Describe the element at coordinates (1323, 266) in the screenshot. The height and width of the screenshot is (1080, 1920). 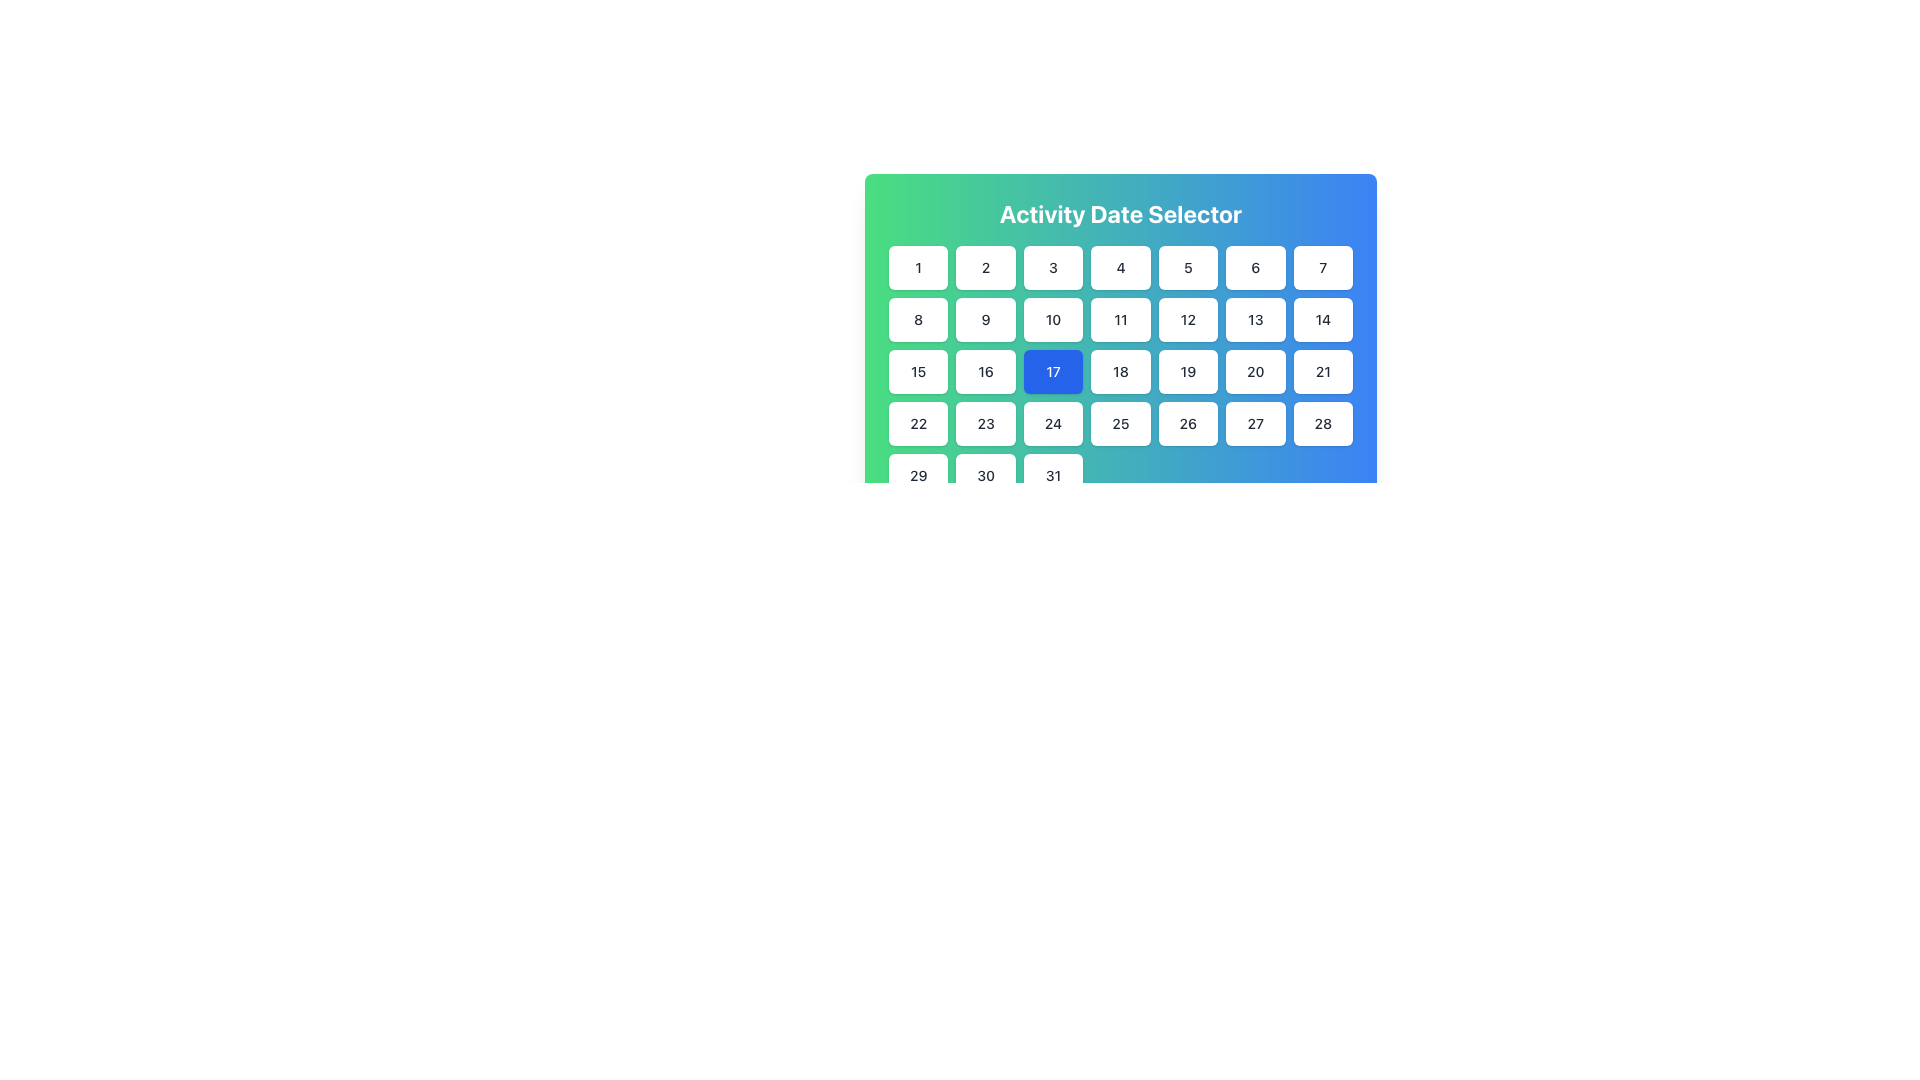
I see `the rectangular button displaying the number '7' with rounded corners and a shadow effect, located in the top row of a grid layout` at that location.